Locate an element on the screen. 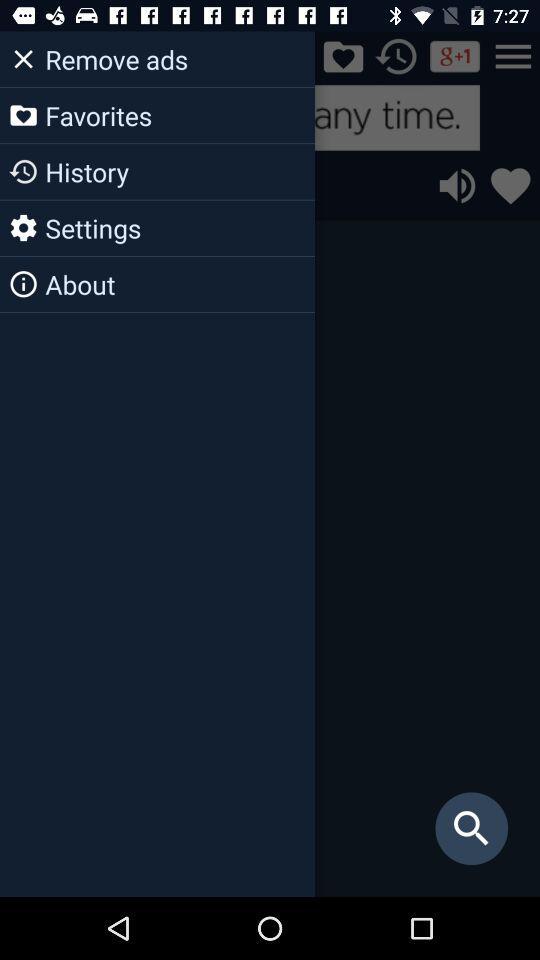  the volume icon is located at coordinates (457, 185).